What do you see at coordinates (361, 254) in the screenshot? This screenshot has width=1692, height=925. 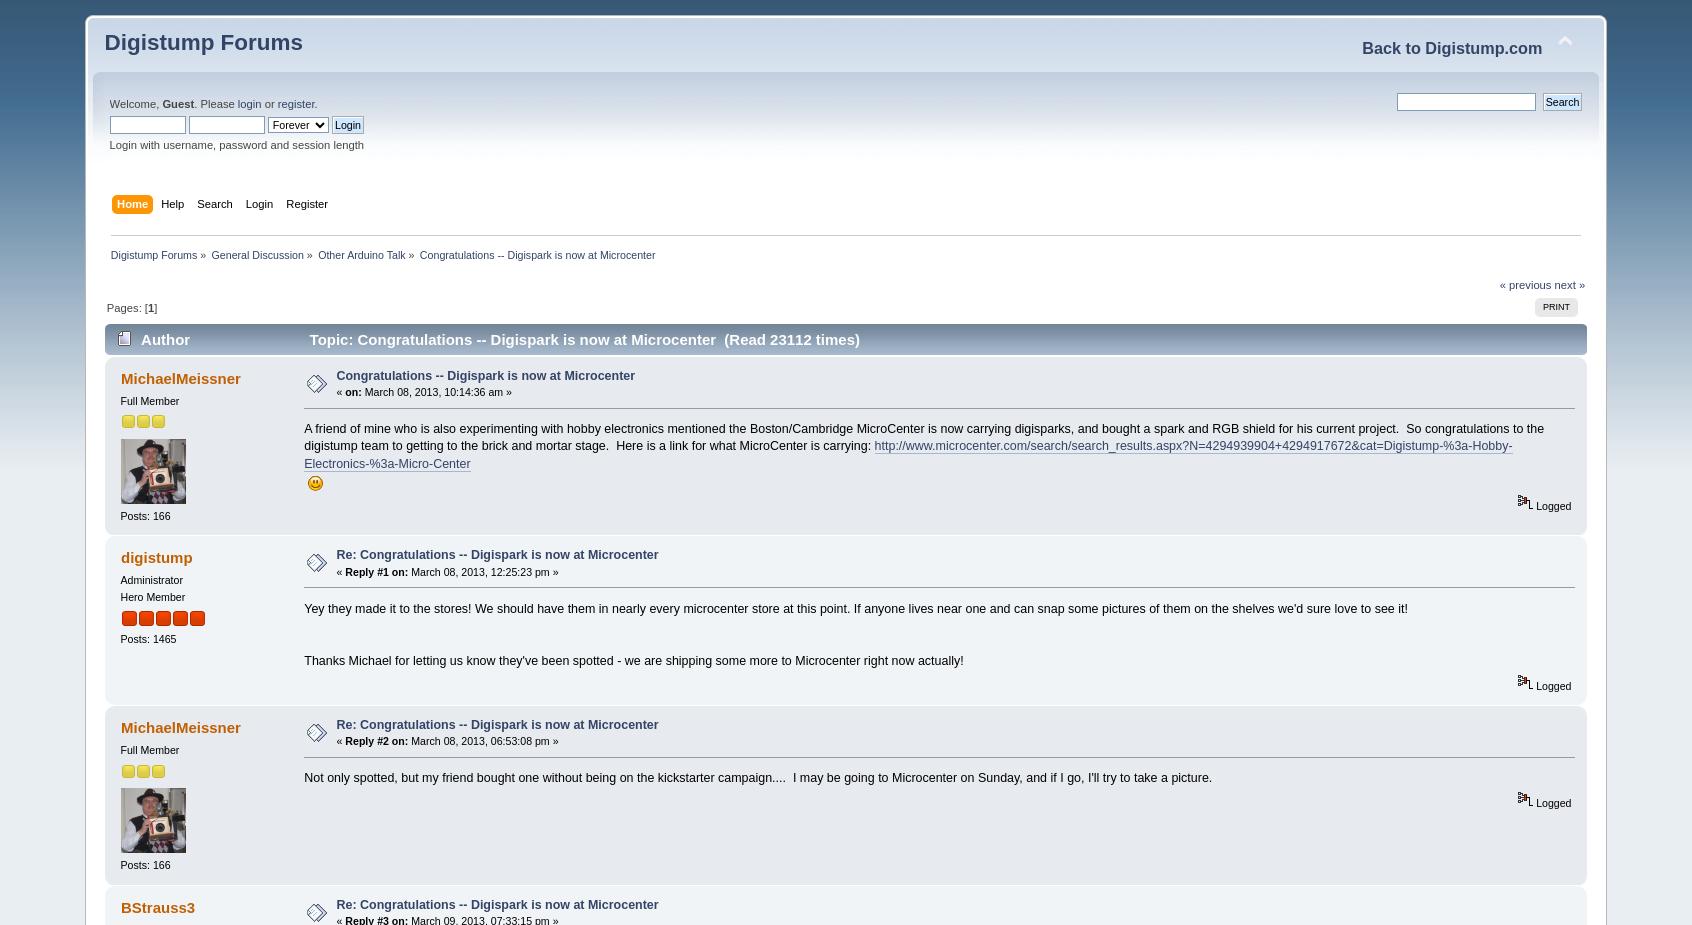 I see `'Other Arduino Talk'` at bounding box center [361, 254].